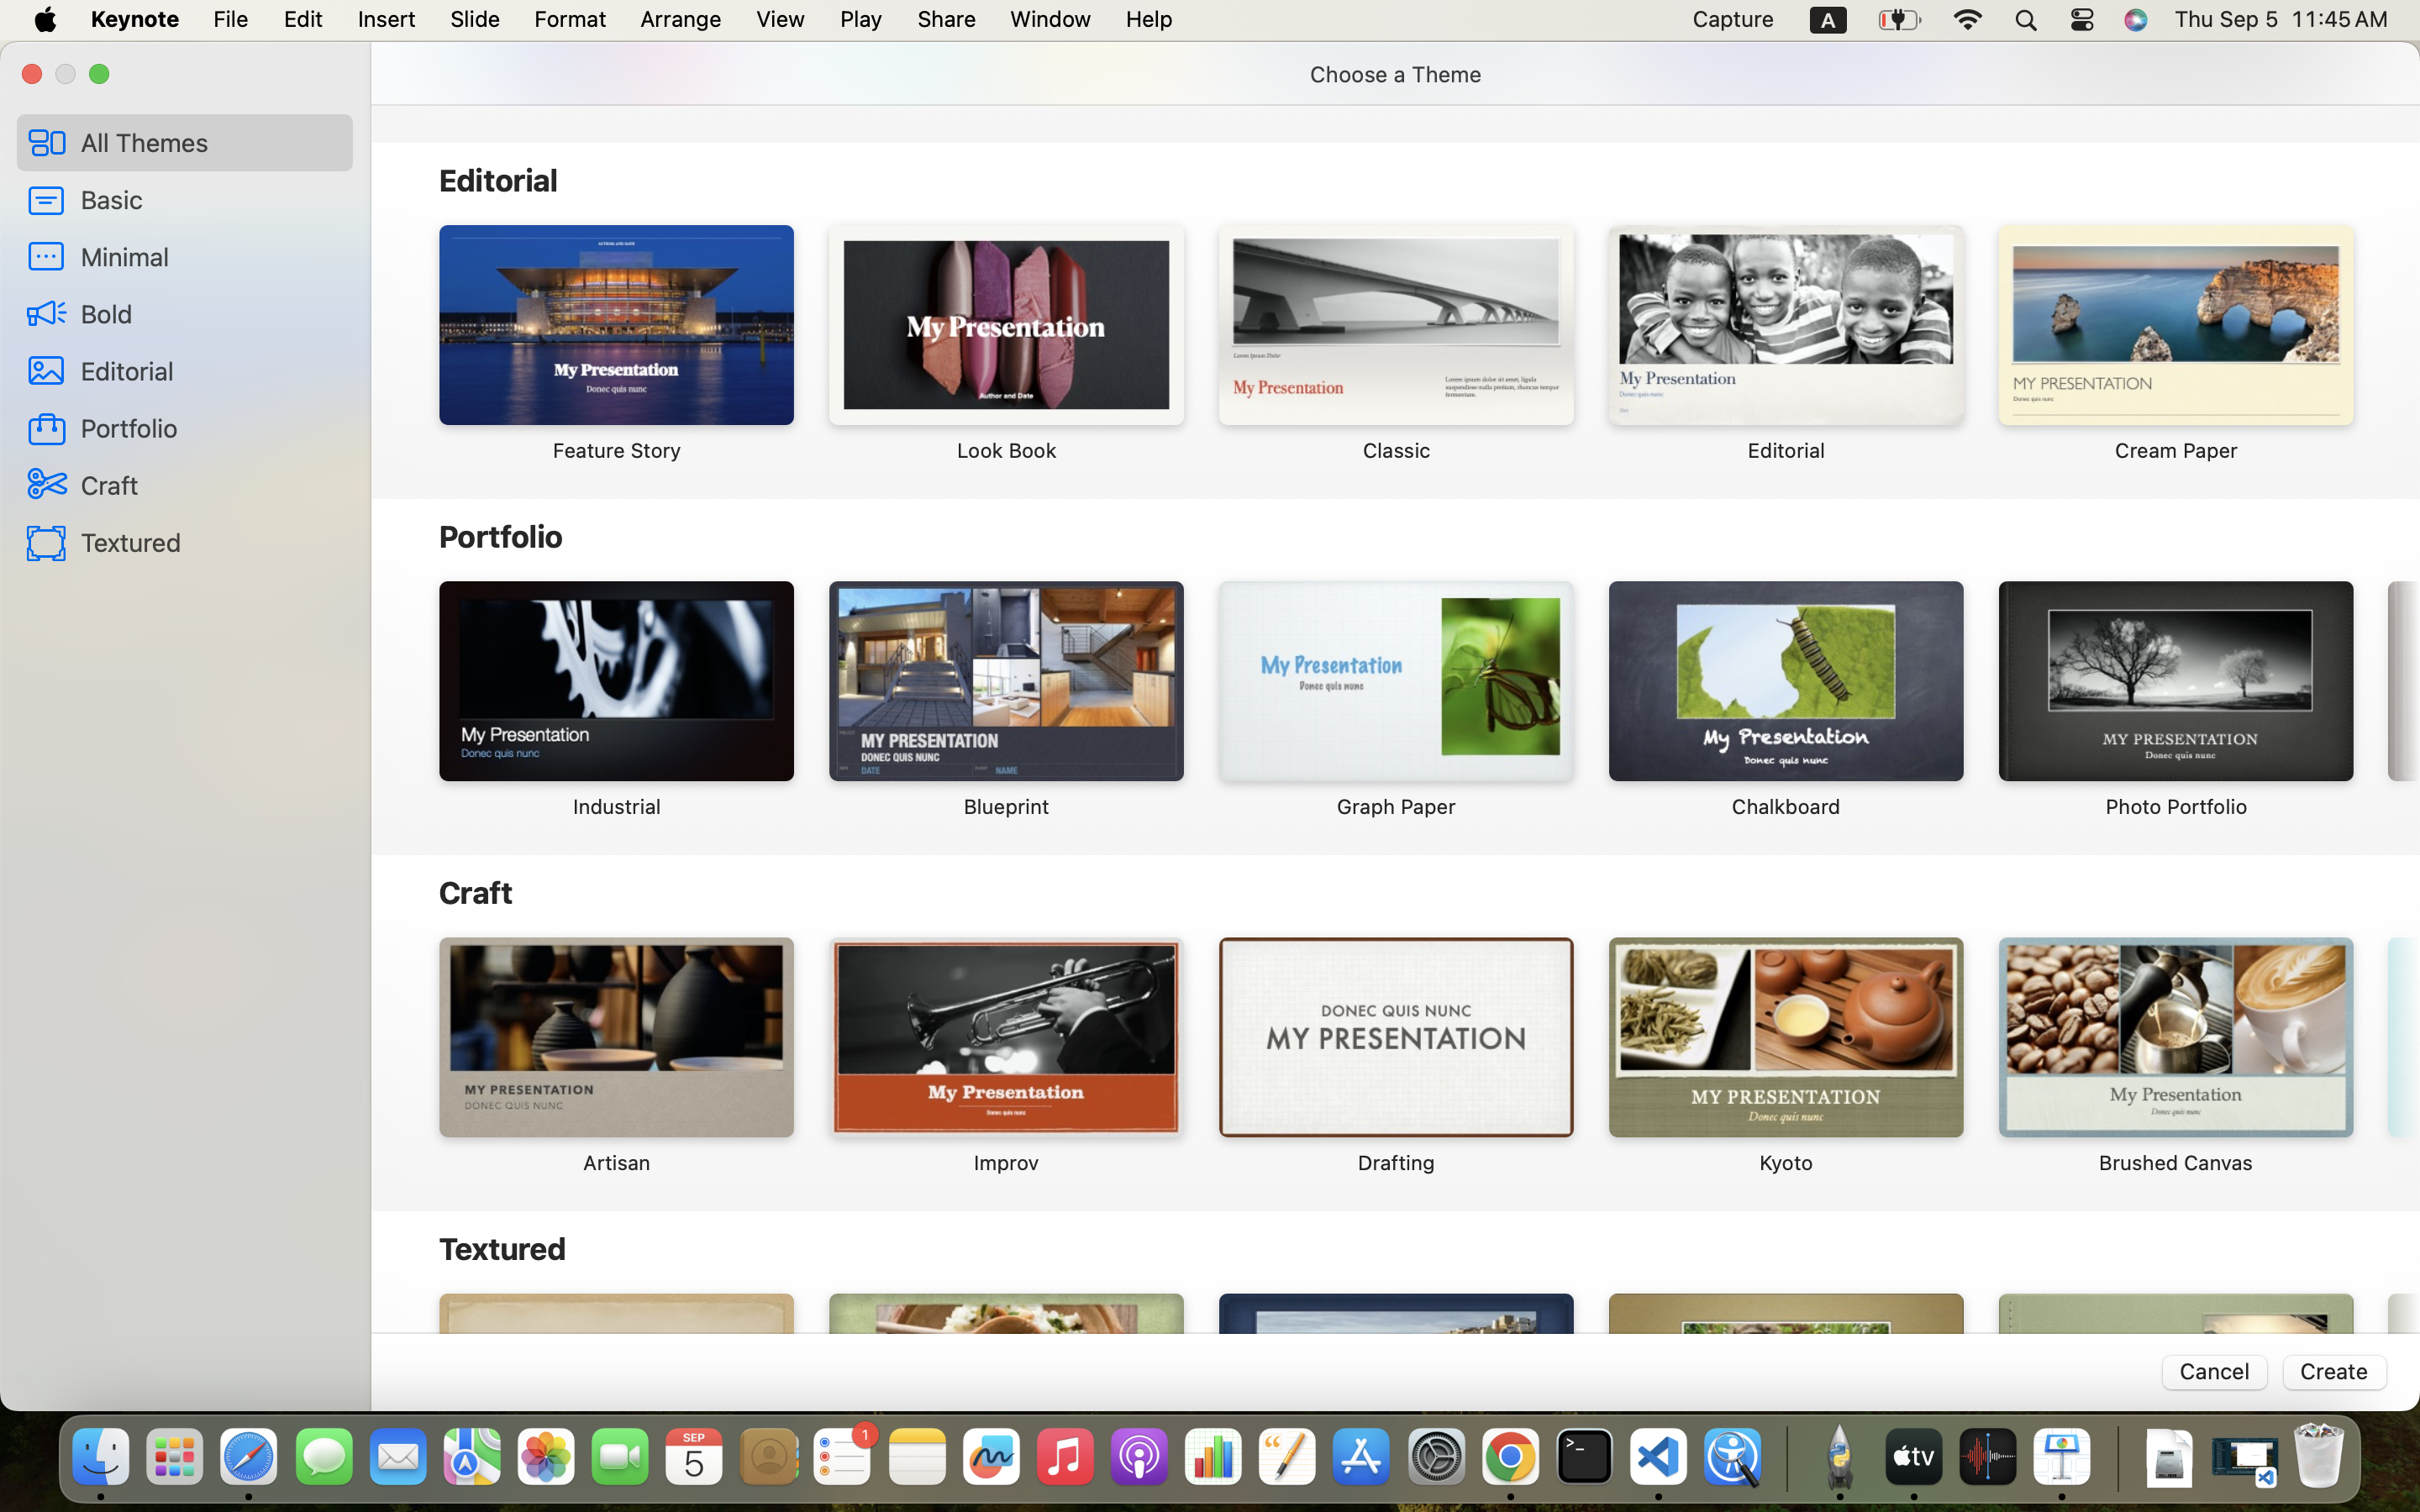 This screenshot has width=2420, height=1512. Describe the element at coordinates (1395, 74) in the screenshot. I see `'Choose a Theme'` at that location.